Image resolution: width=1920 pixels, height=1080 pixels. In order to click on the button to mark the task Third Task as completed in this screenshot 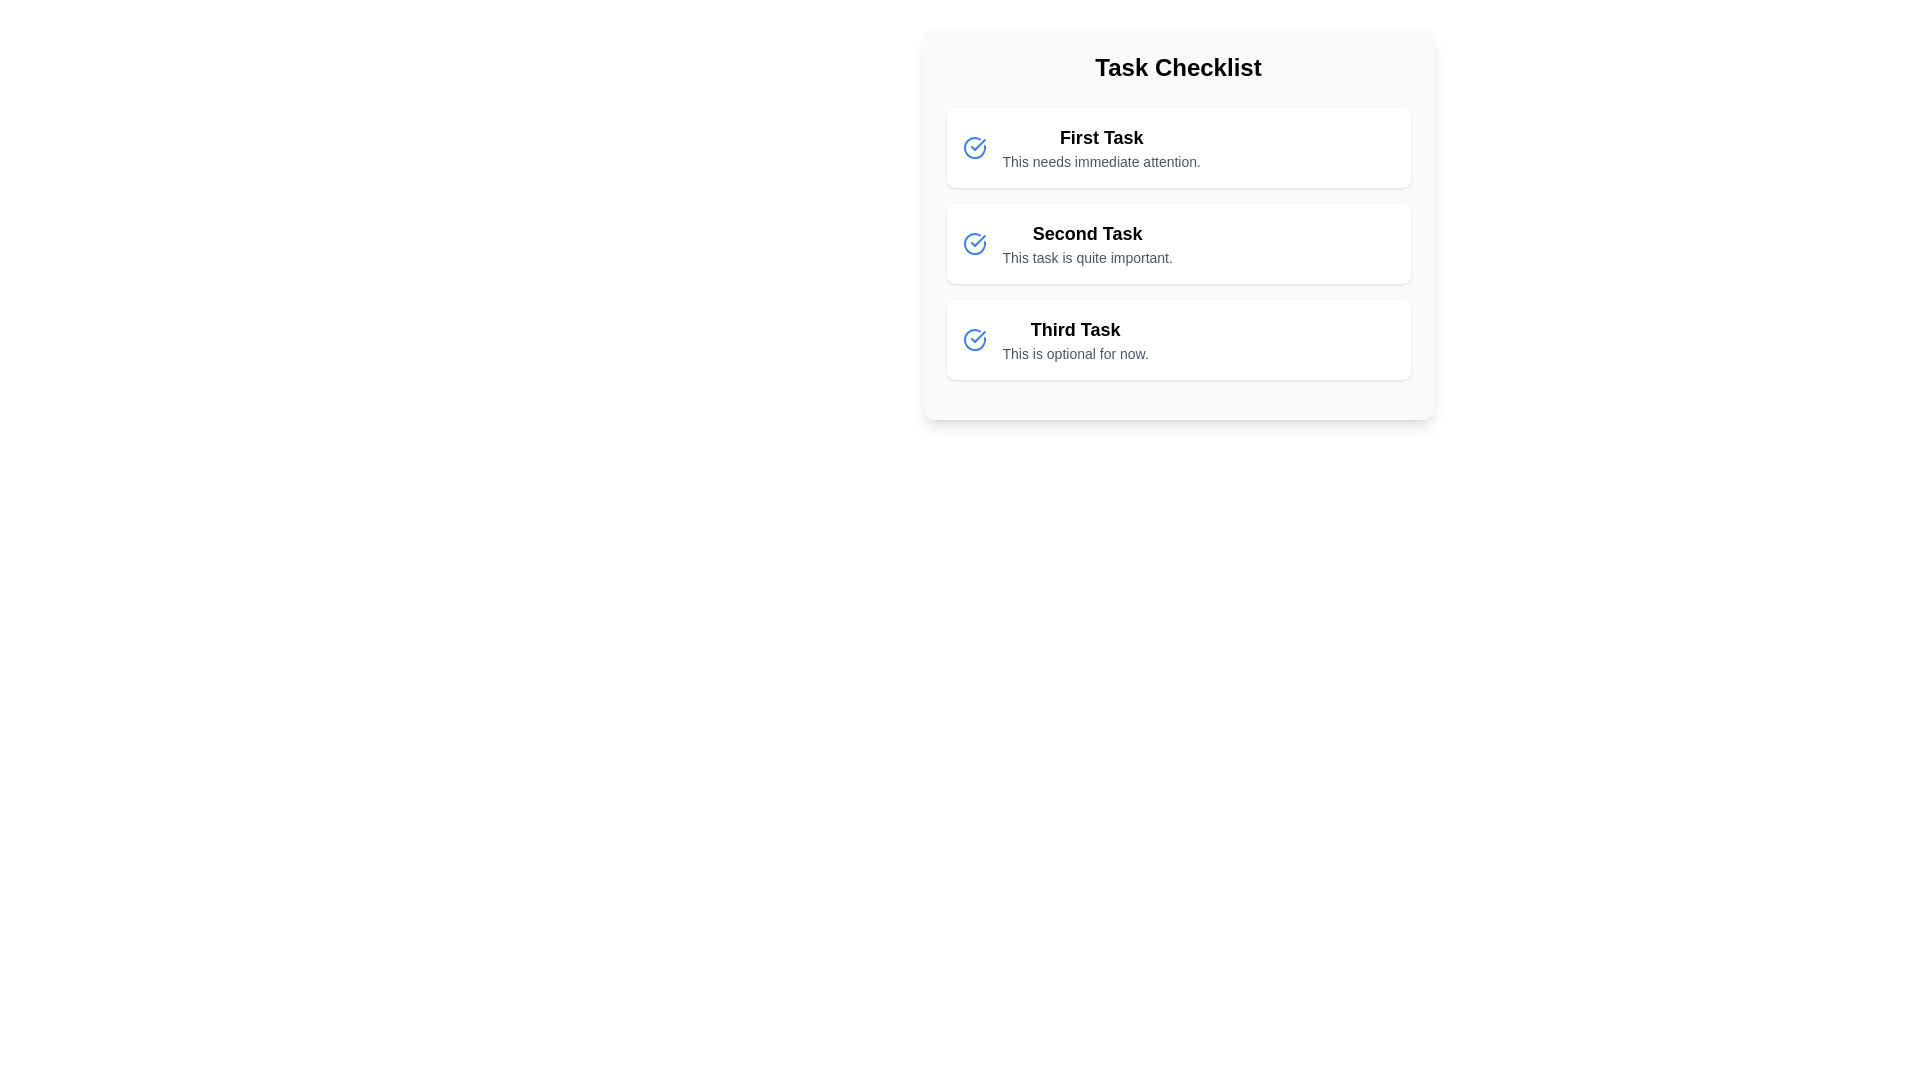, I will do `click(974, 338)`.